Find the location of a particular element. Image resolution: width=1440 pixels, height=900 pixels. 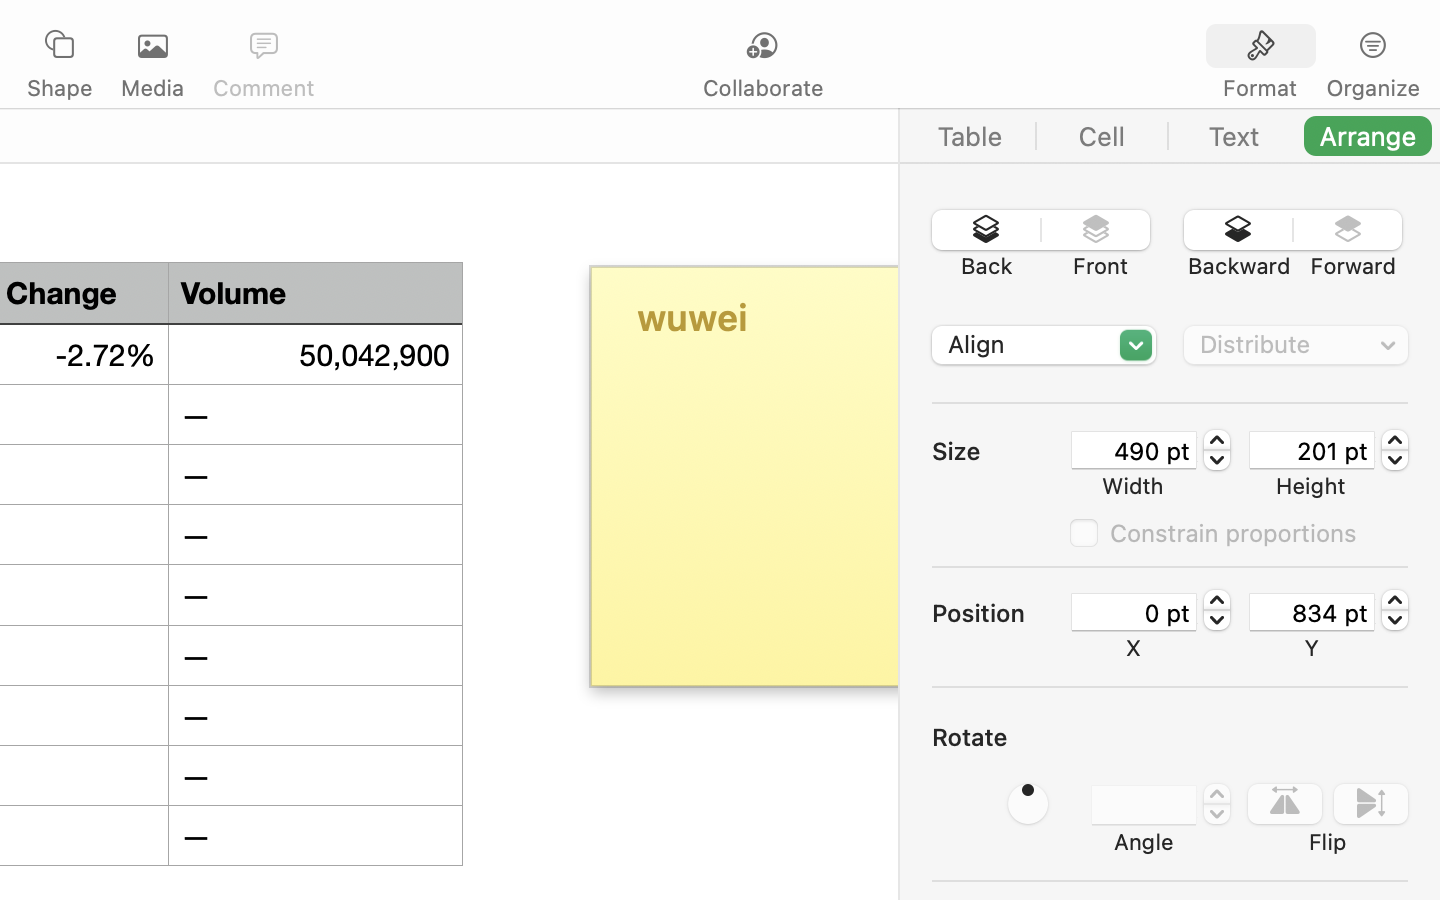

'201 pt' is located at coordinates (1311, 450).